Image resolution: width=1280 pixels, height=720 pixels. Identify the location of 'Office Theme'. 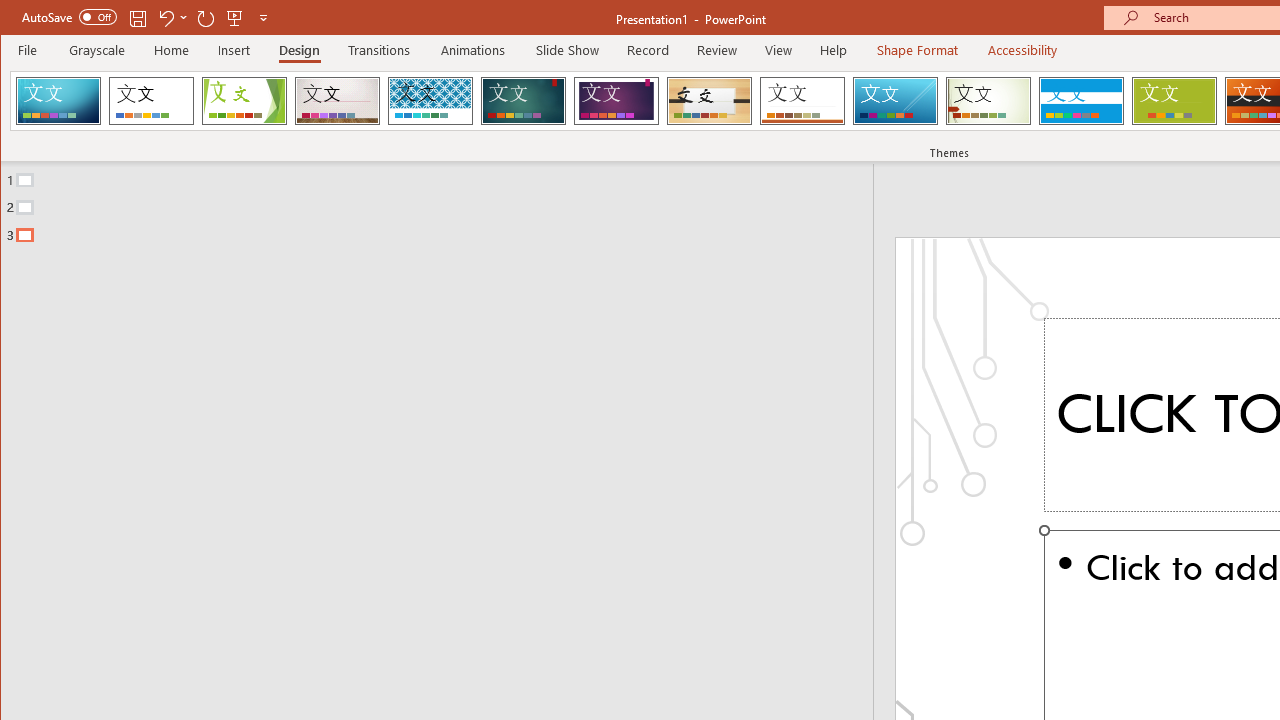
(150, 100).